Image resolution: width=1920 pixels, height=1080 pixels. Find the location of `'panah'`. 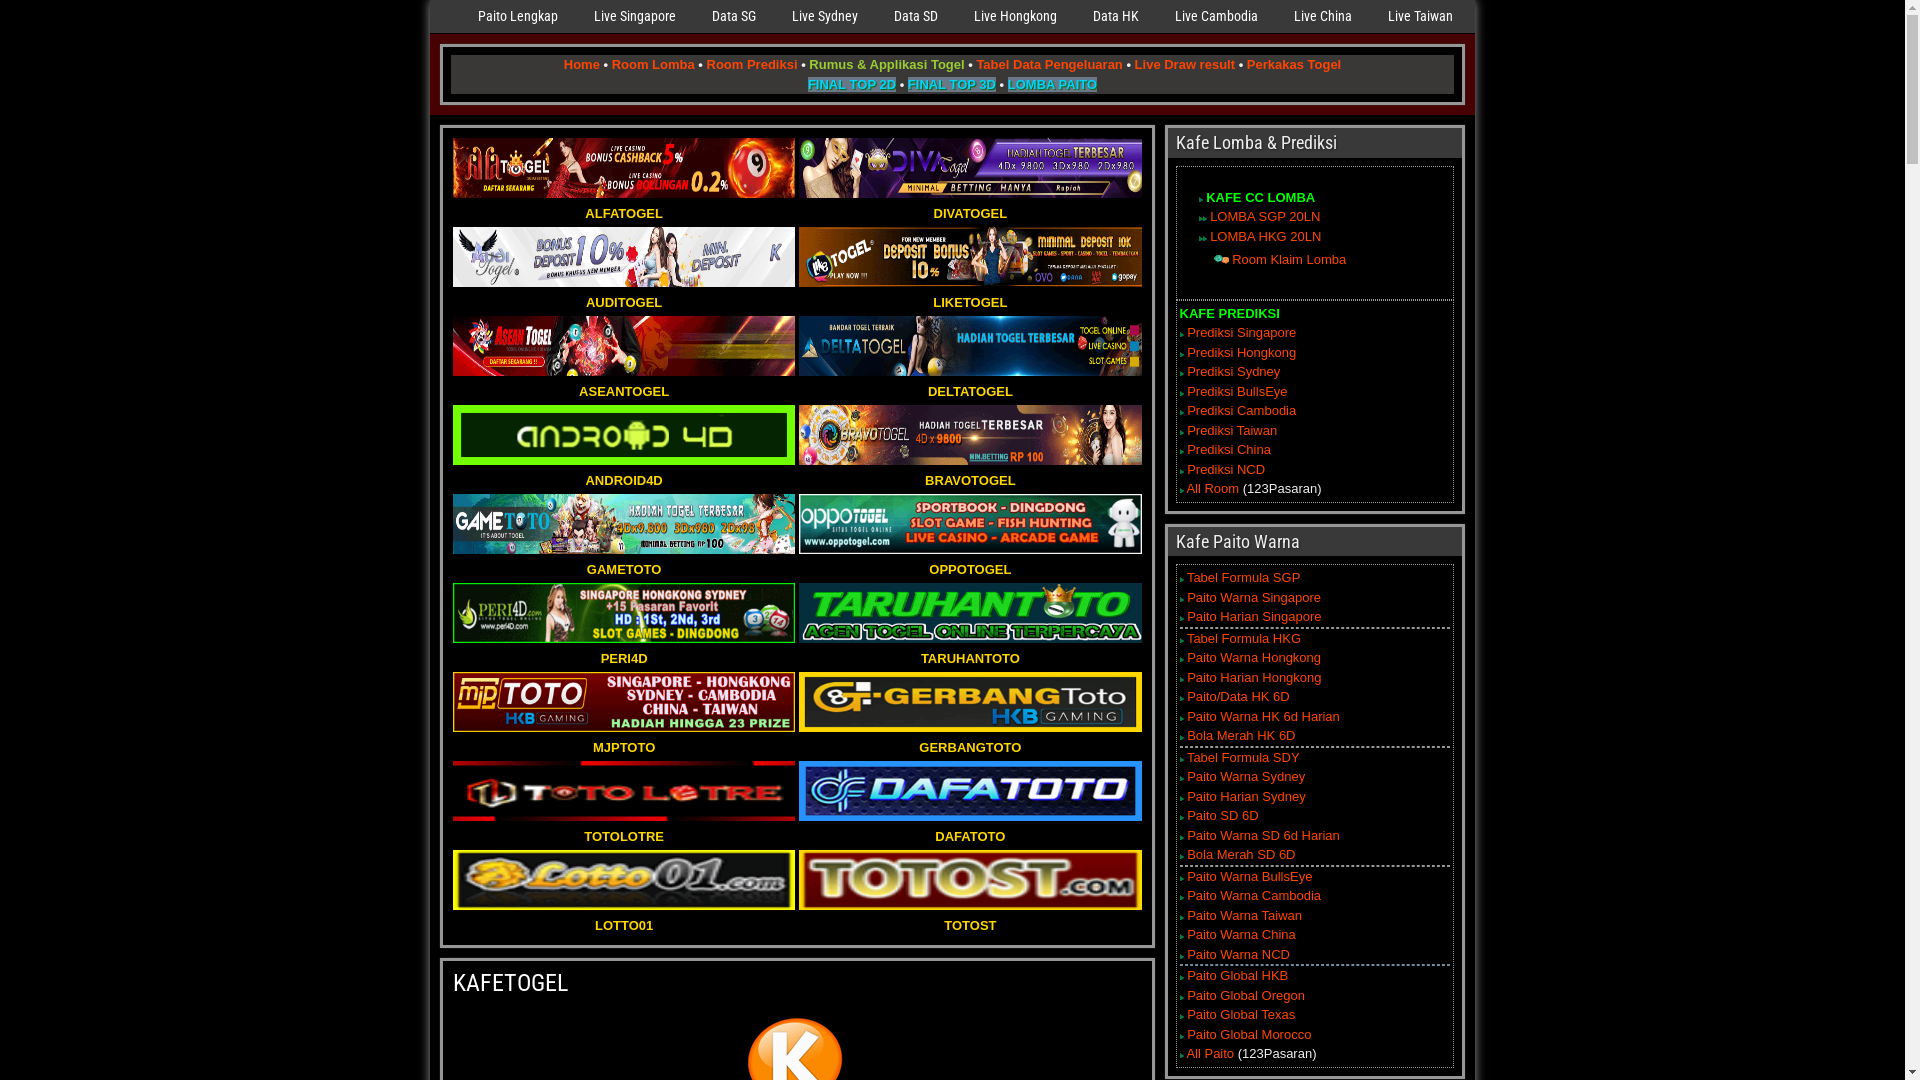

'panah' is located at coordinates (1200, 237).